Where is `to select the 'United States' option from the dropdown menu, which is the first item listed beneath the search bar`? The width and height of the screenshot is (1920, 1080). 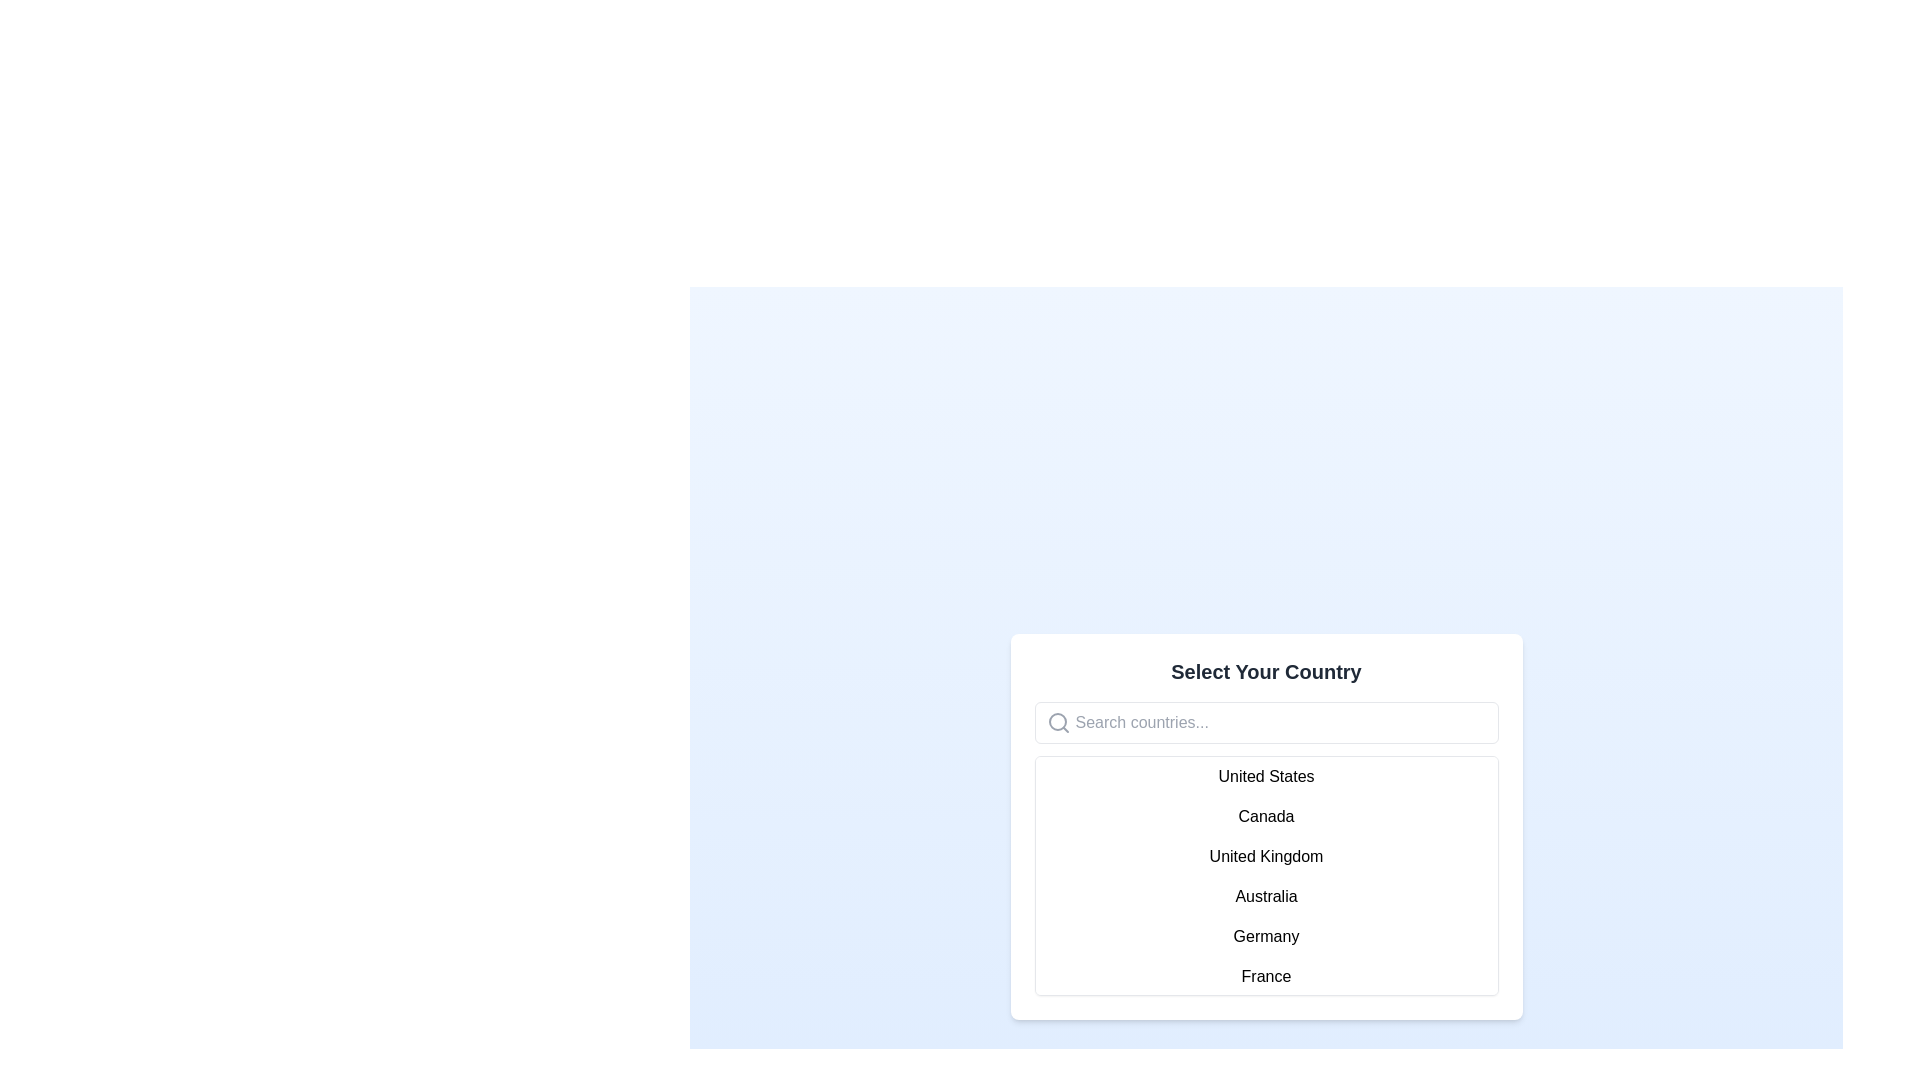 to select the 'United States' option from the dropdown menu, which is the first item listed beneath the search bar is located at coordinates (1265, 775).